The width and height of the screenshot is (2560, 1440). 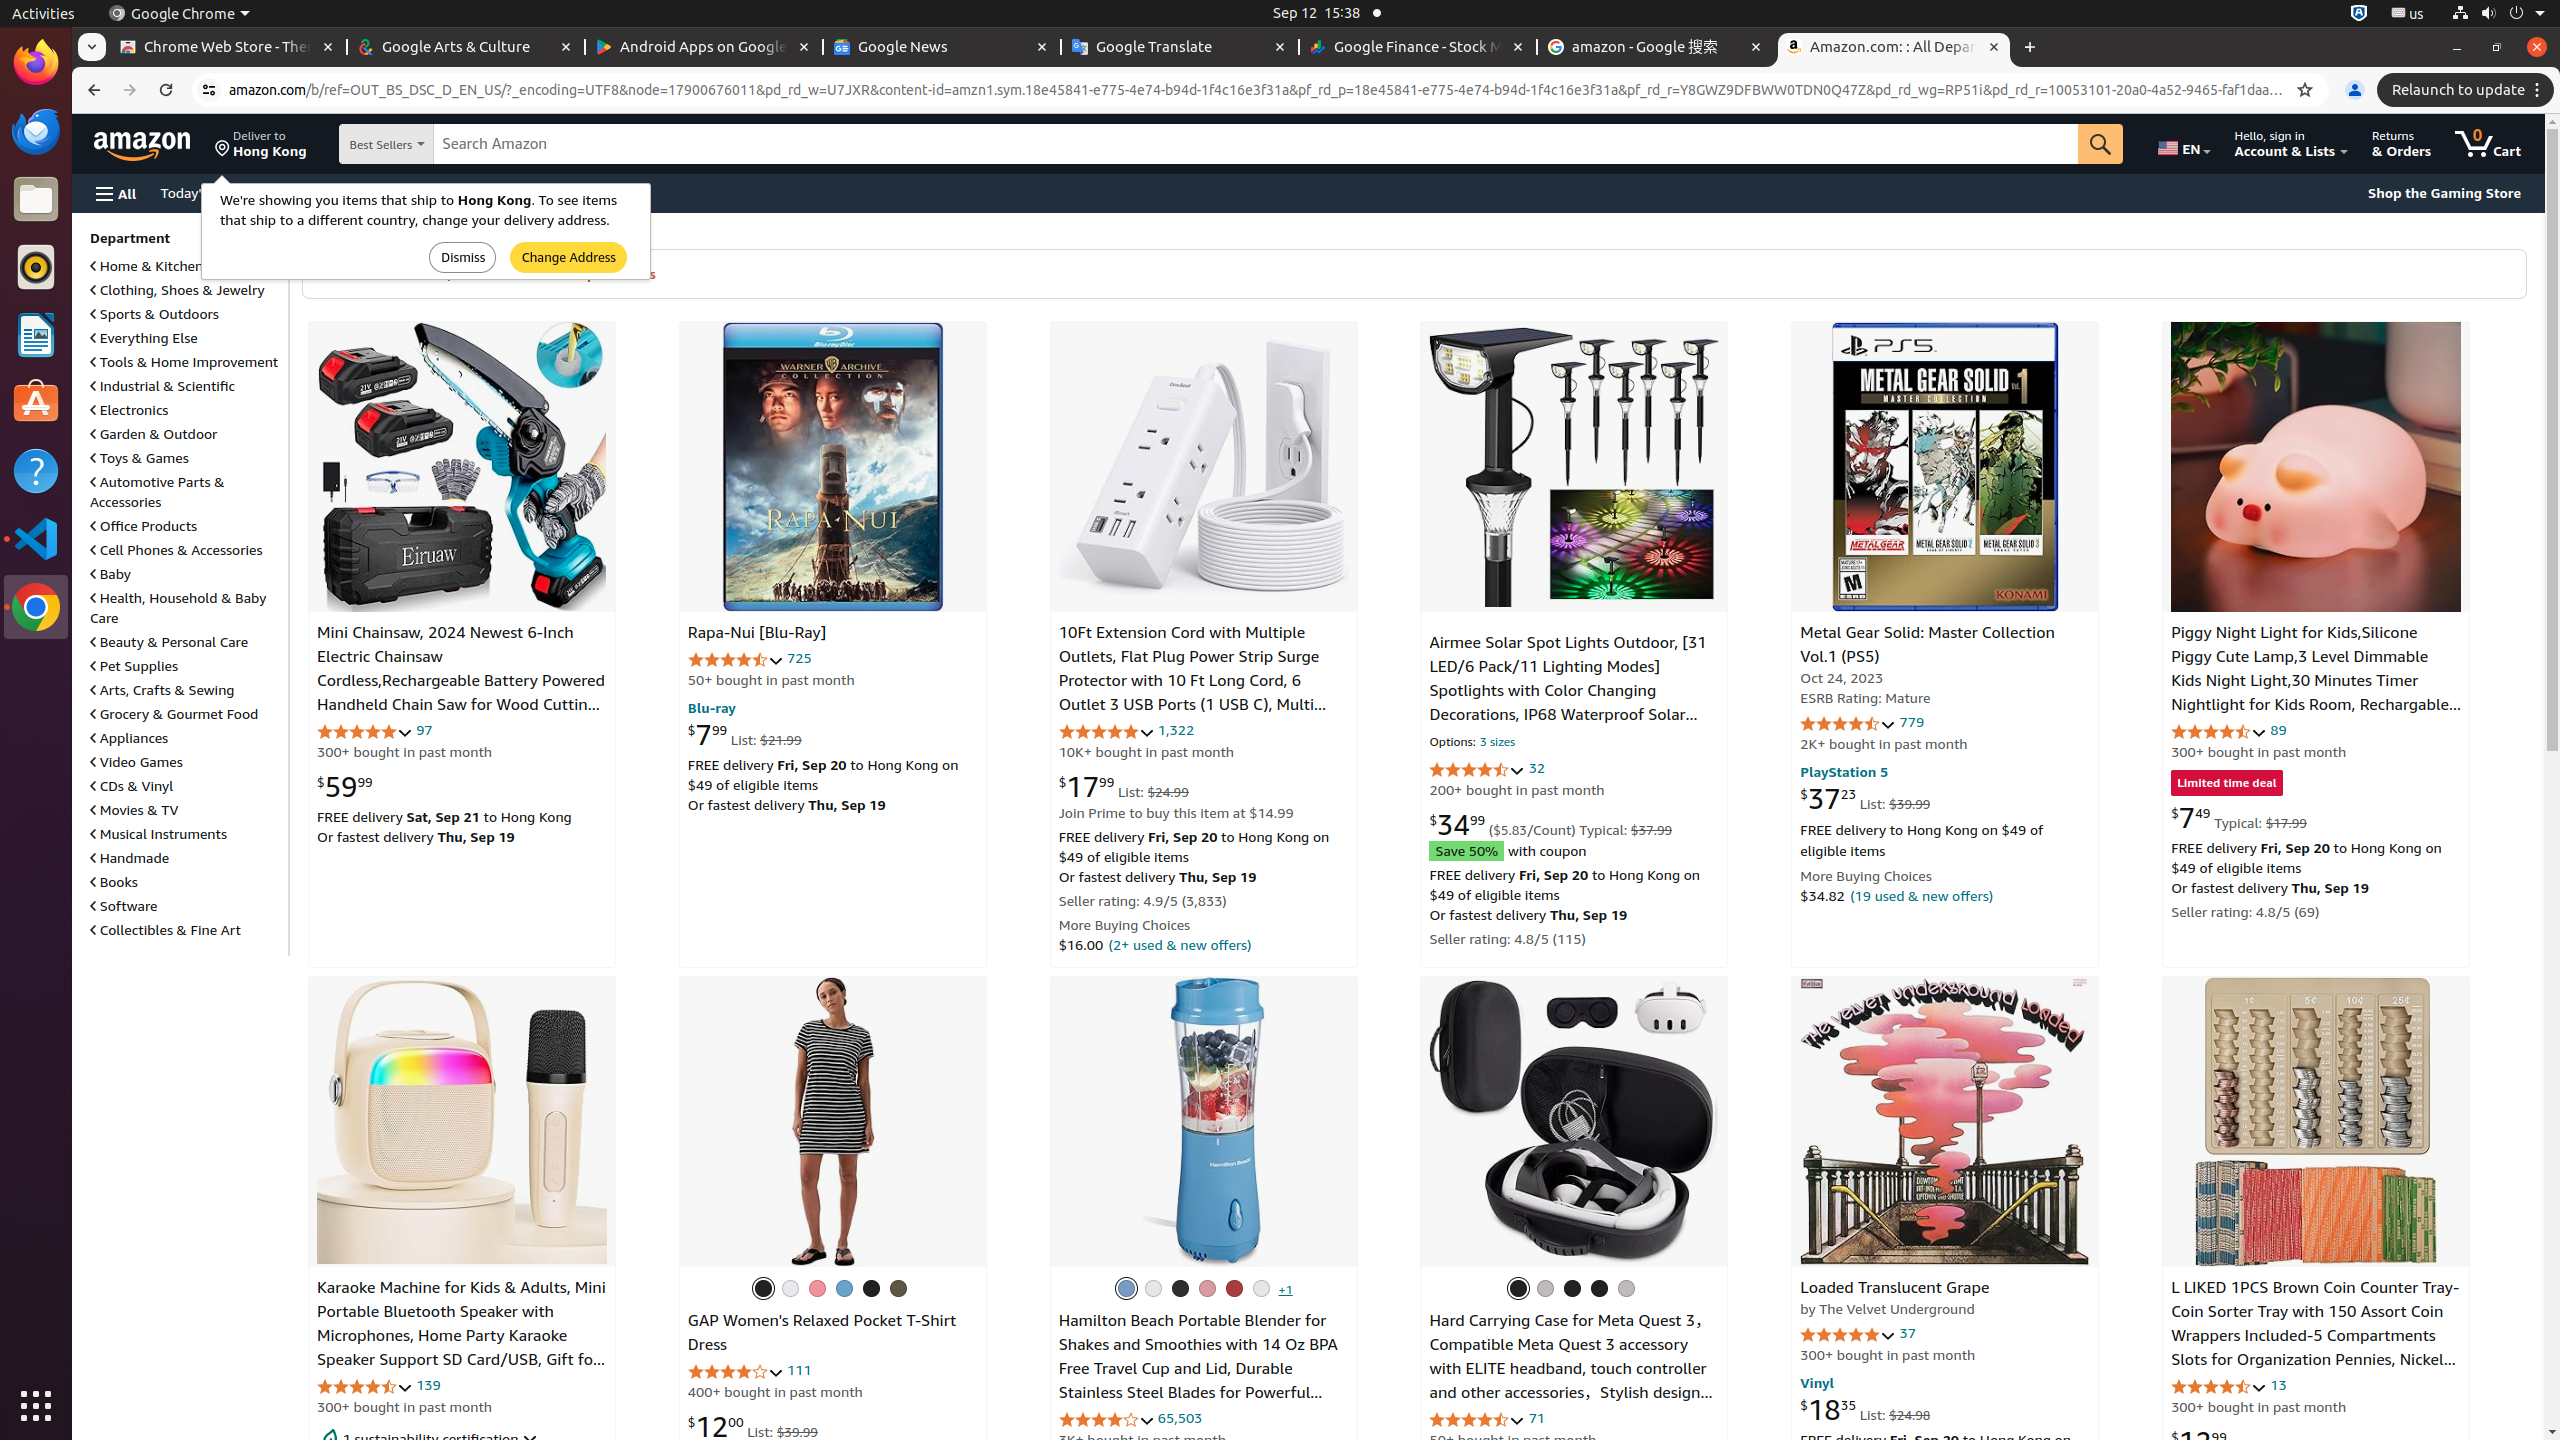 I want to click on 'Automotive Parts & Accessories', so click(x=156, y=490).